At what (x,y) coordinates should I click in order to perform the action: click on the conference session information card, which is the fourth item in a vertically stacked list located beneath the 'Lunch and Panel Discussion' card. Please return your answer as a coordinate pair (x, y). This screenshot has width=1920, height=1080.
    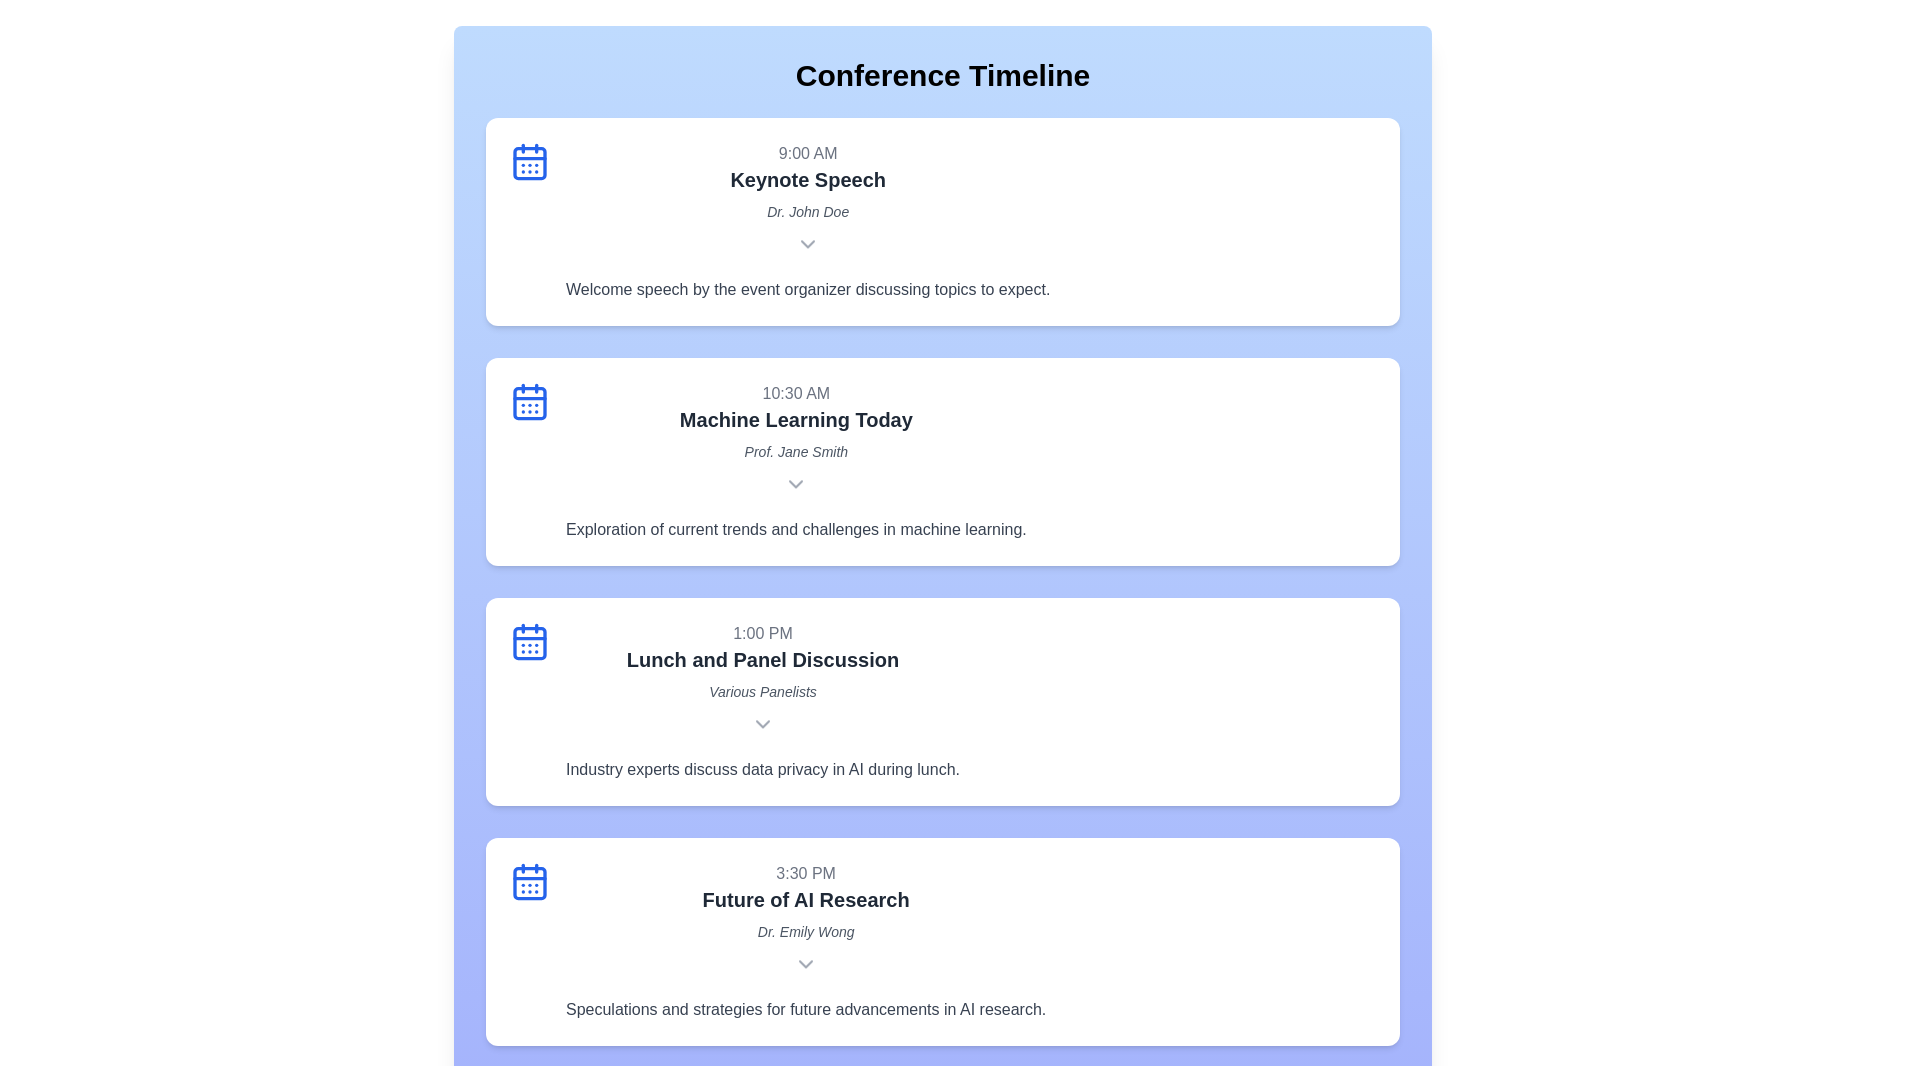
    Looking at the image, I should click on (941, 941).